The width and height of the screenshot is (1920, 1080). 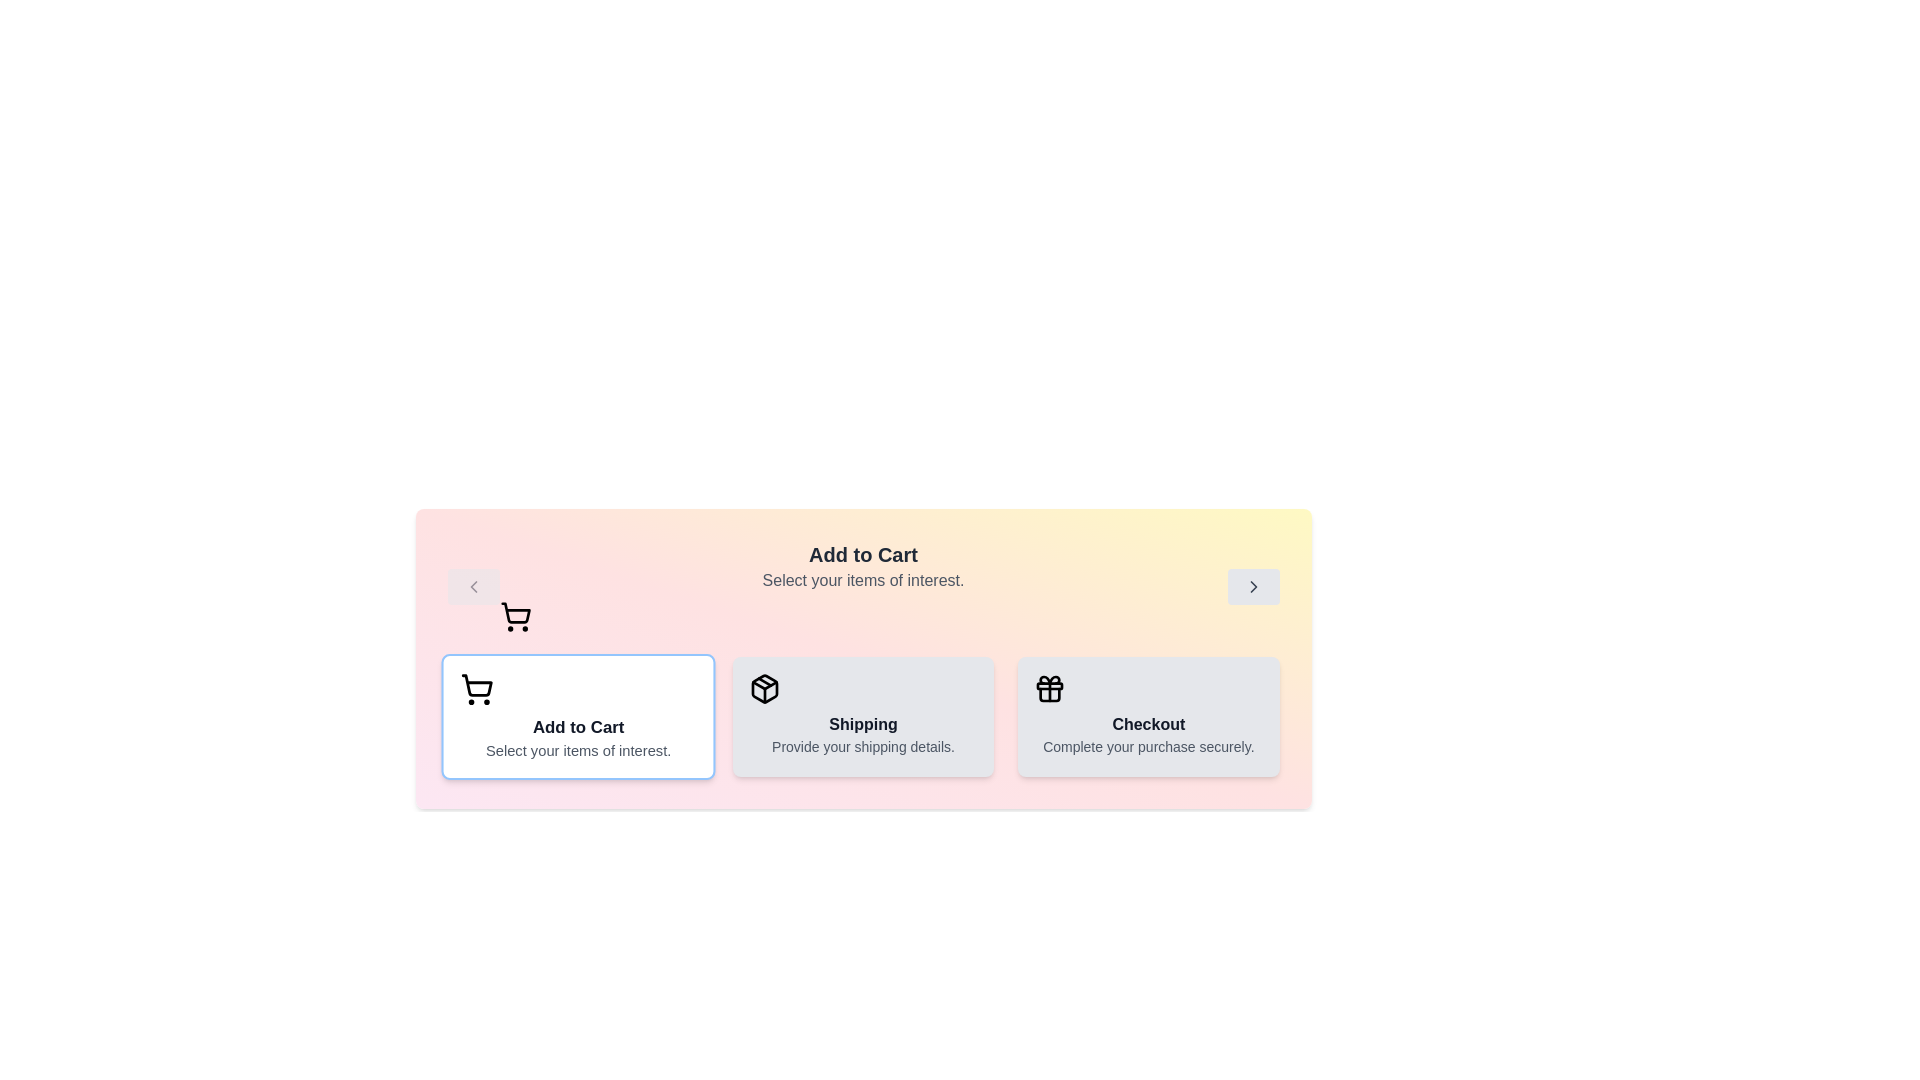 What do you see at coordinates (1252, 585) in the screenshot?
I see `the rightward arrow icon embedded within the square button in the top-right area of the interface` at bounding box center [1252, 585].